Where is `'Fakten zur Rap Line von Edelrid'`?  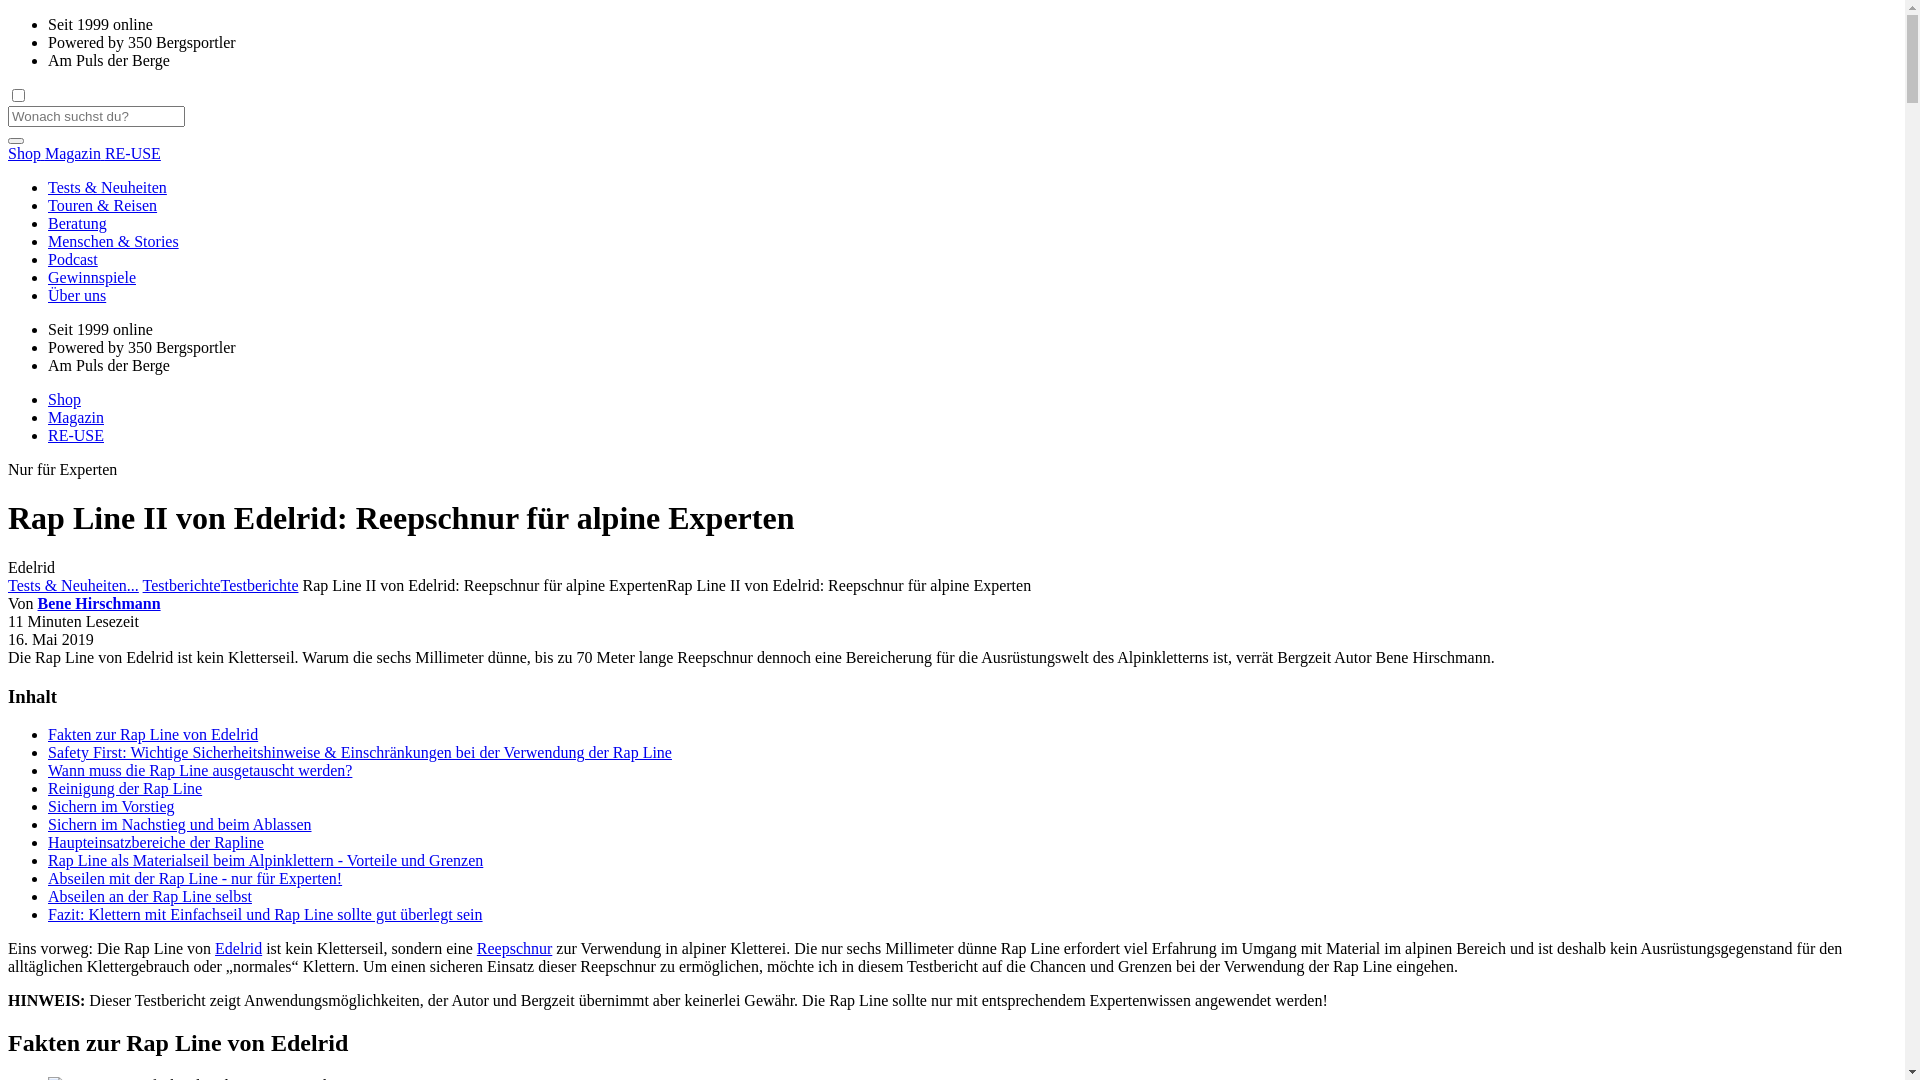
'Fakten zur Rap Line von Edelrid' is located at coordinates (152, 734).